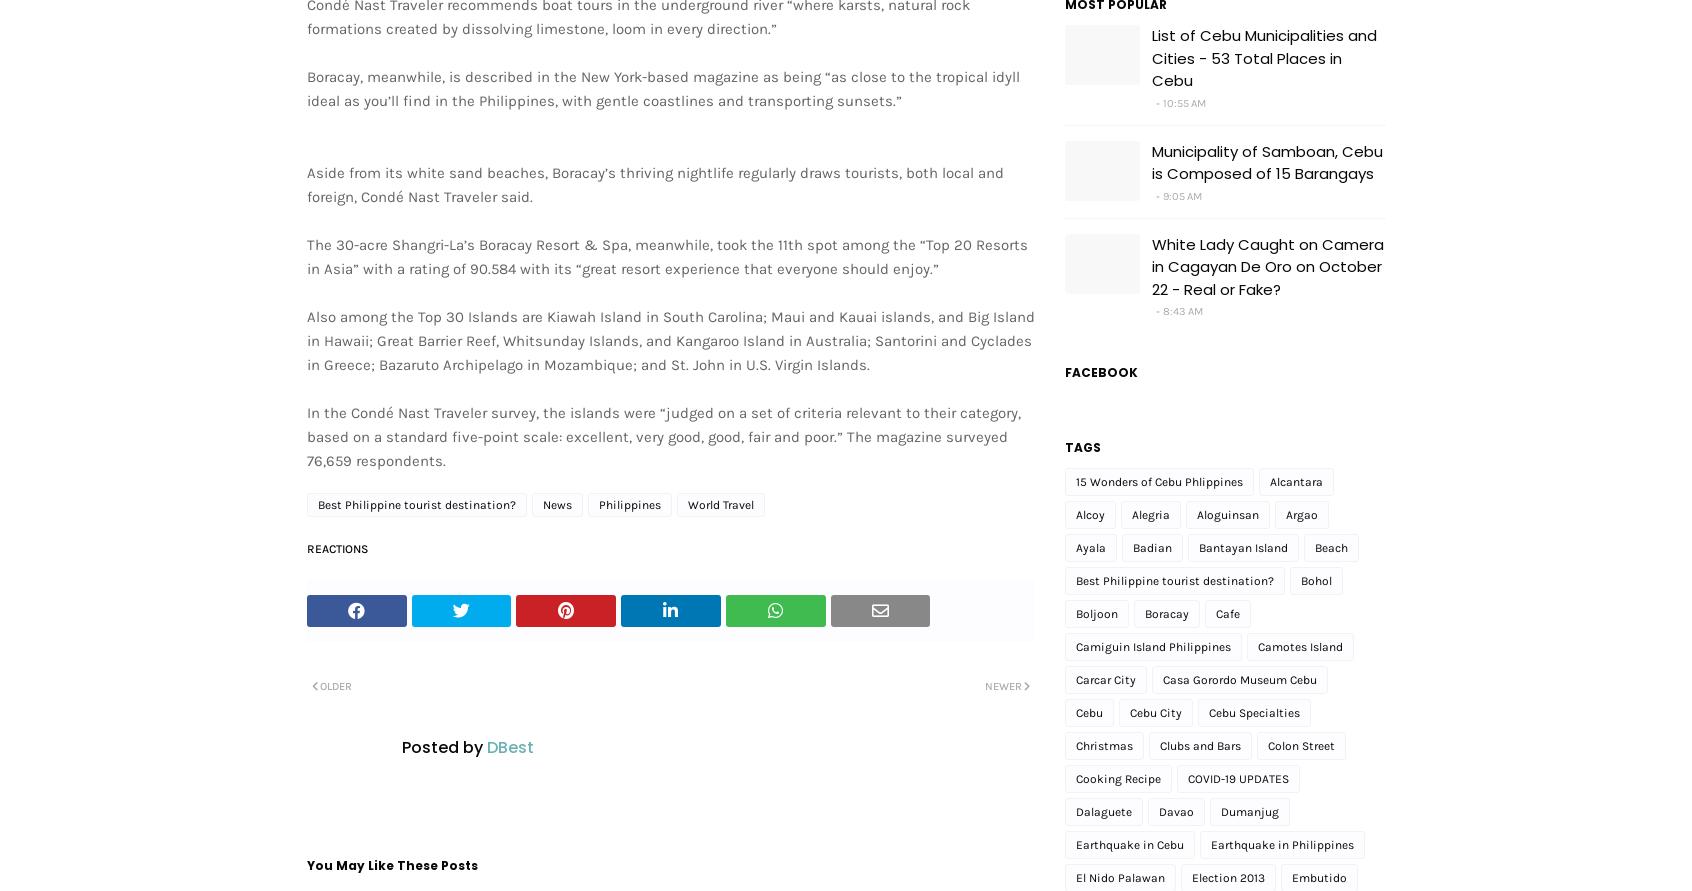 The height and width of the screenshot is (891, 1692). What do you see at coordinates (1181, 195) in the screenshot?
I see `'9:05 AM'` at bounding box center [1181, 195].